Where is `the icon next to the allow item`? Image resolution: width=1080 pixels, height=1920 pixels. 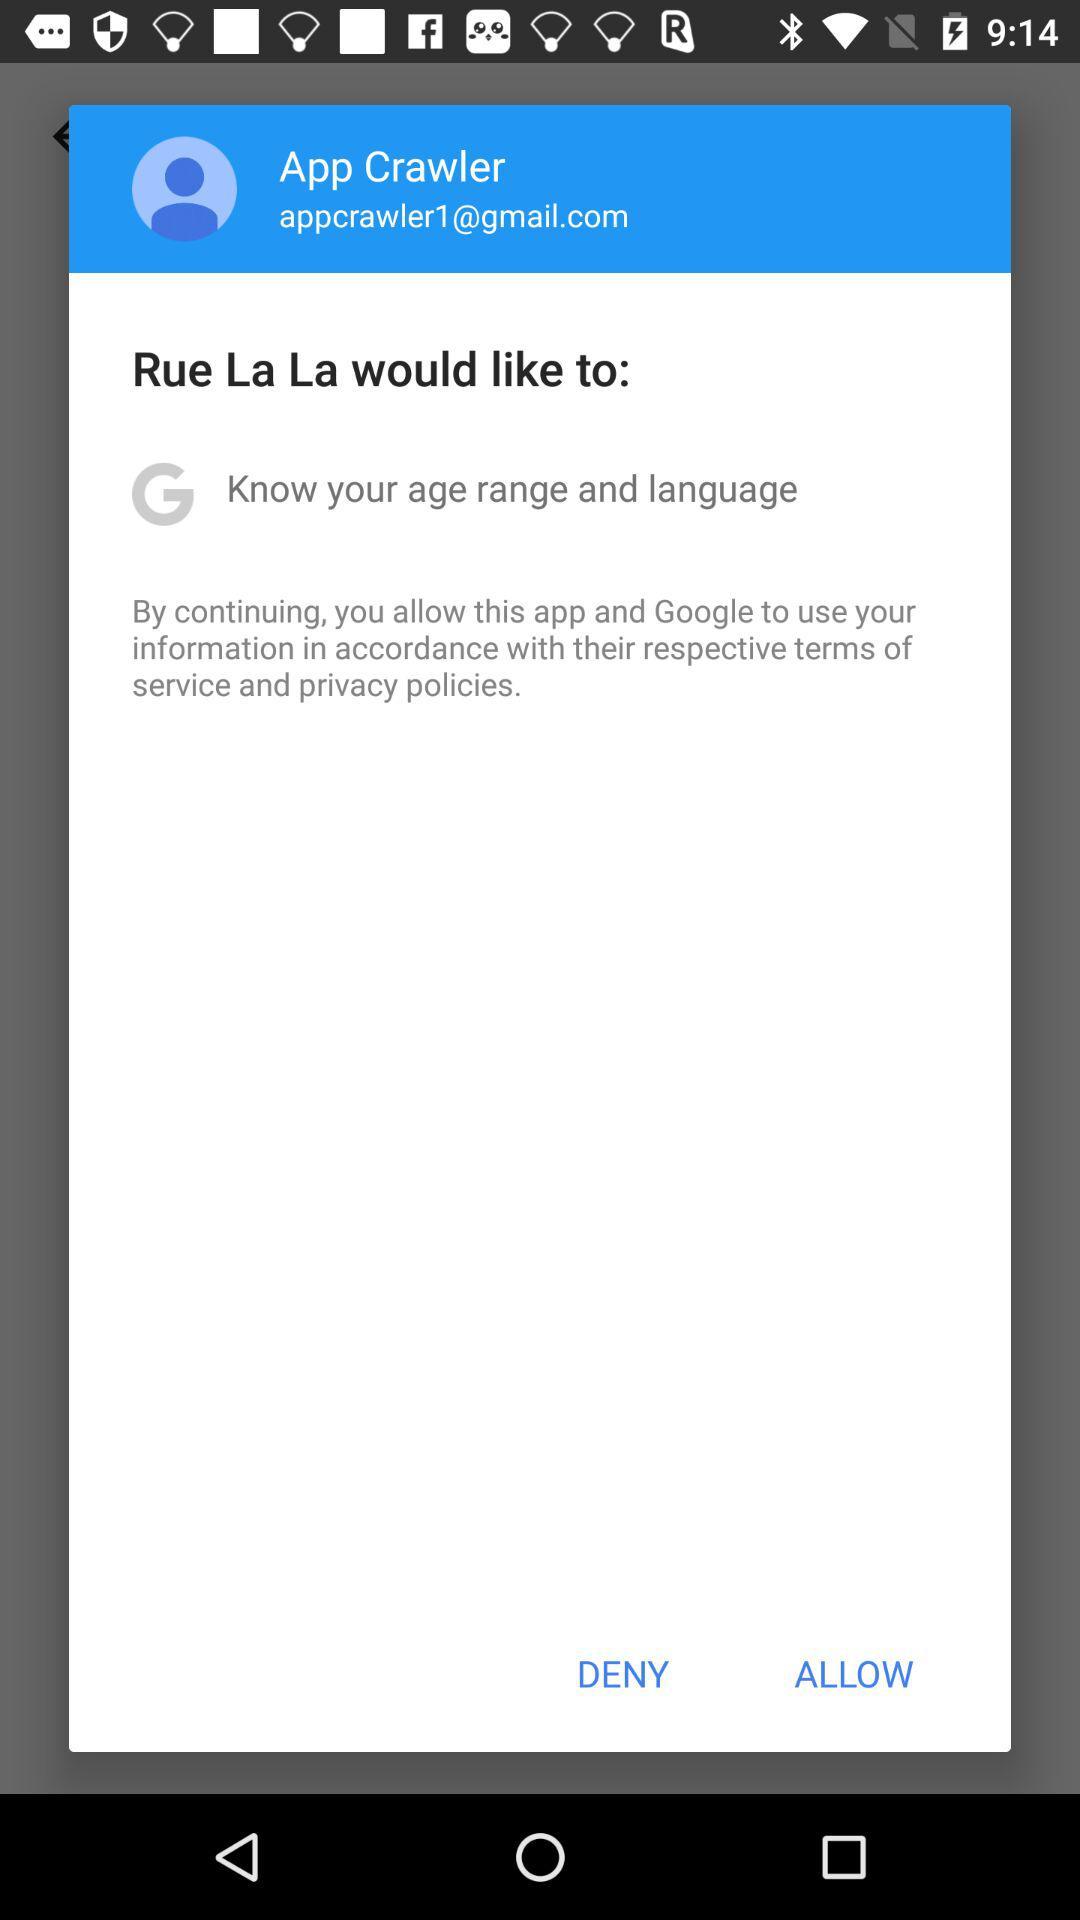 the icon next to the allow item is located at coordinates (621, 1673).